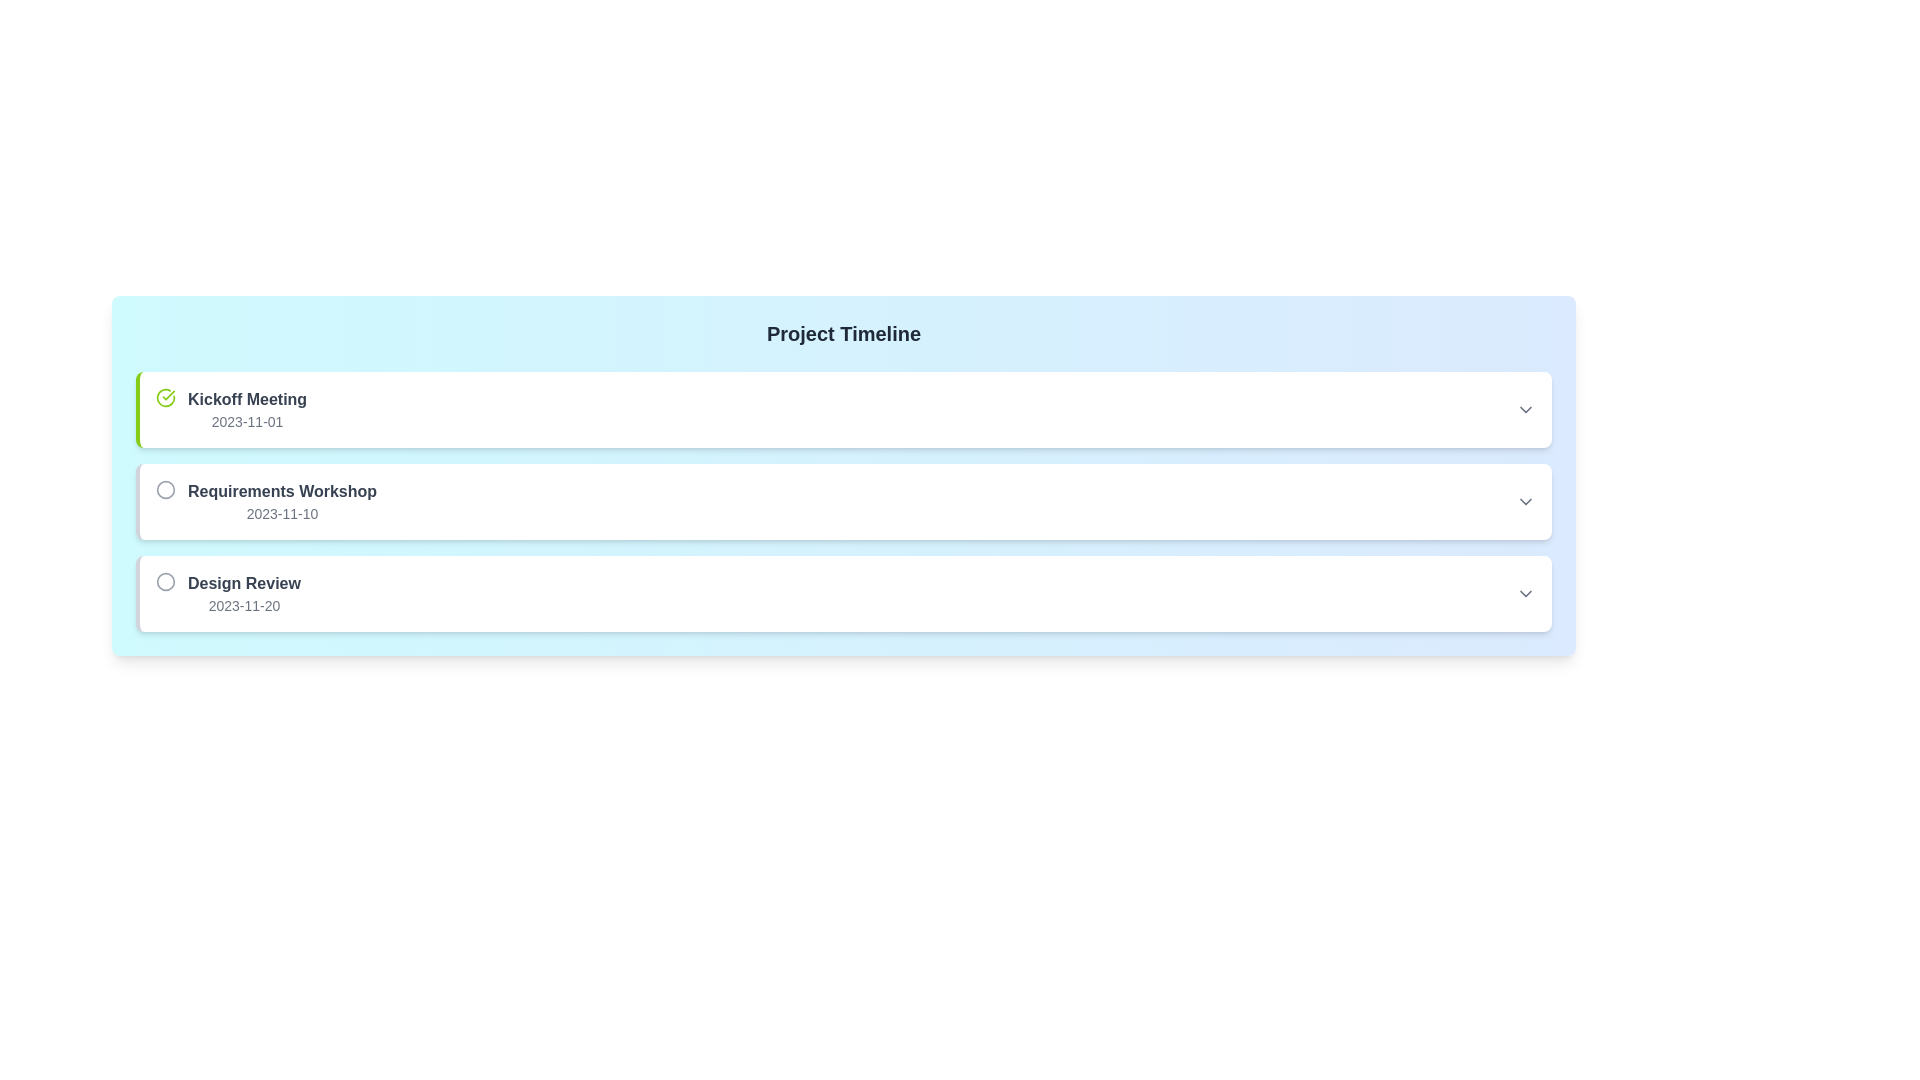 The width and height of the screenshot is (1920, 1080). I want to click on text from the 'Requirements Workshop' event label, which includes the title in bold dark gray and the date in smaller light gray positioned in the second row of the event list, so click(281, 500).